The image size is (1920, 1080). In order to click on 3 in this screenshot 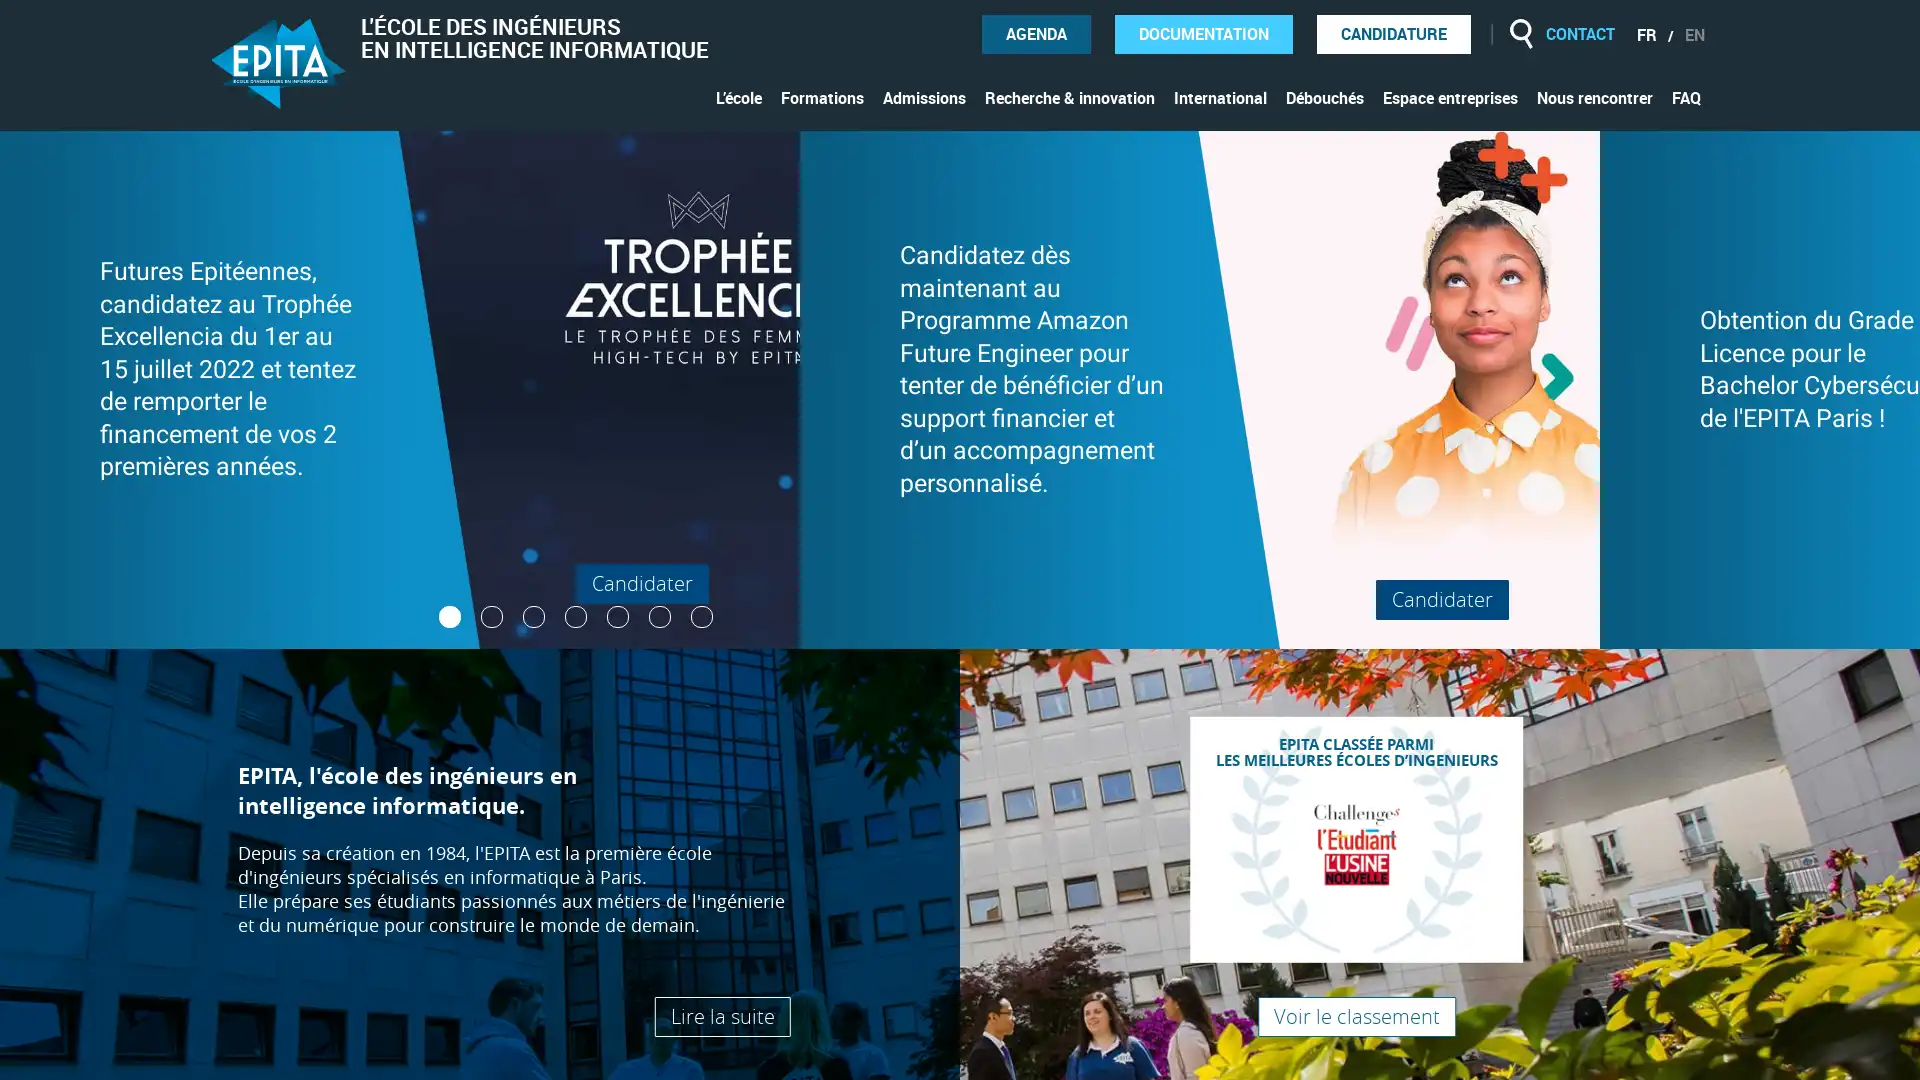, I will do `click(533, 612)`.